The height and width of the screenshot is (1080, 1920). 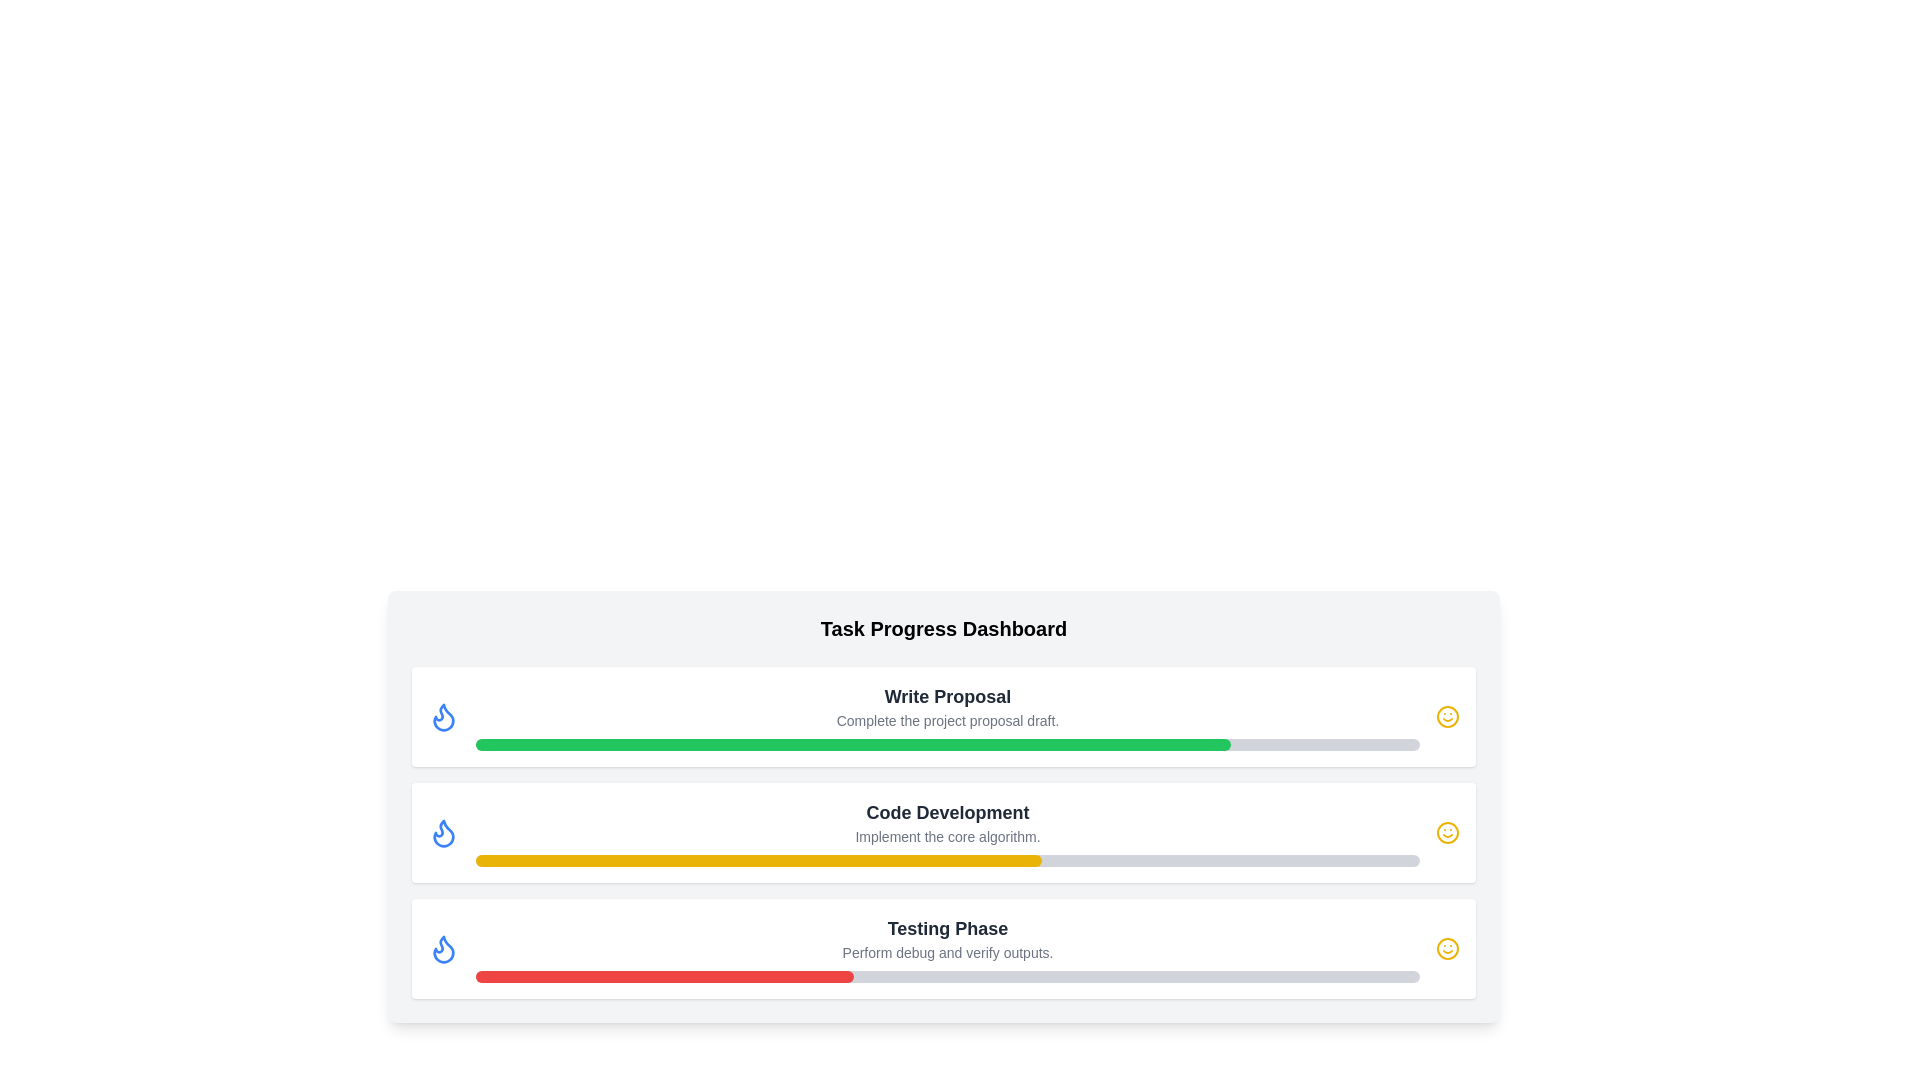 I want to click on the positivity icon located on the far right of the second card in the Task Progress Dashboard, next to the progress bar and the text 'Implement the core algorithm', so click(x=1448, y=833).